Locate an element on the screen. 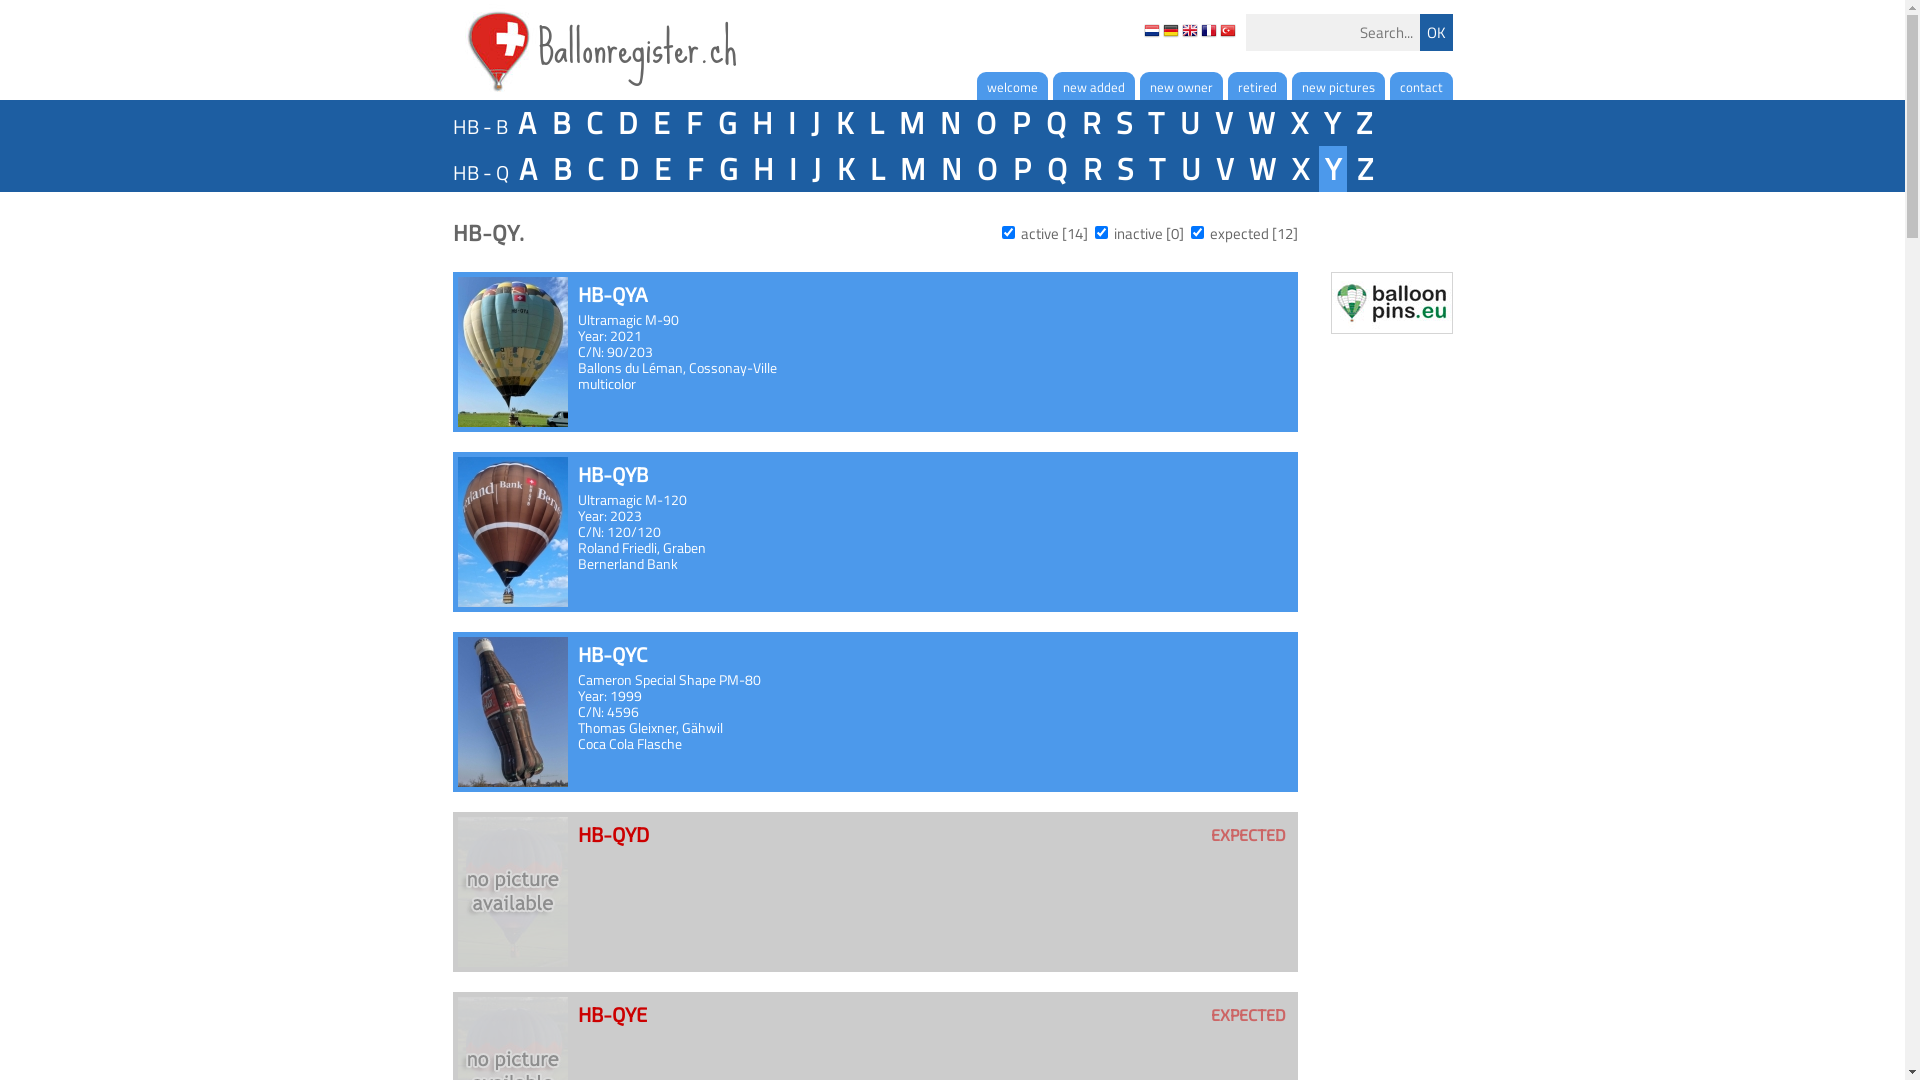 The image size is (1920, 1080). 'W' is located at coordinates (1241, 123).